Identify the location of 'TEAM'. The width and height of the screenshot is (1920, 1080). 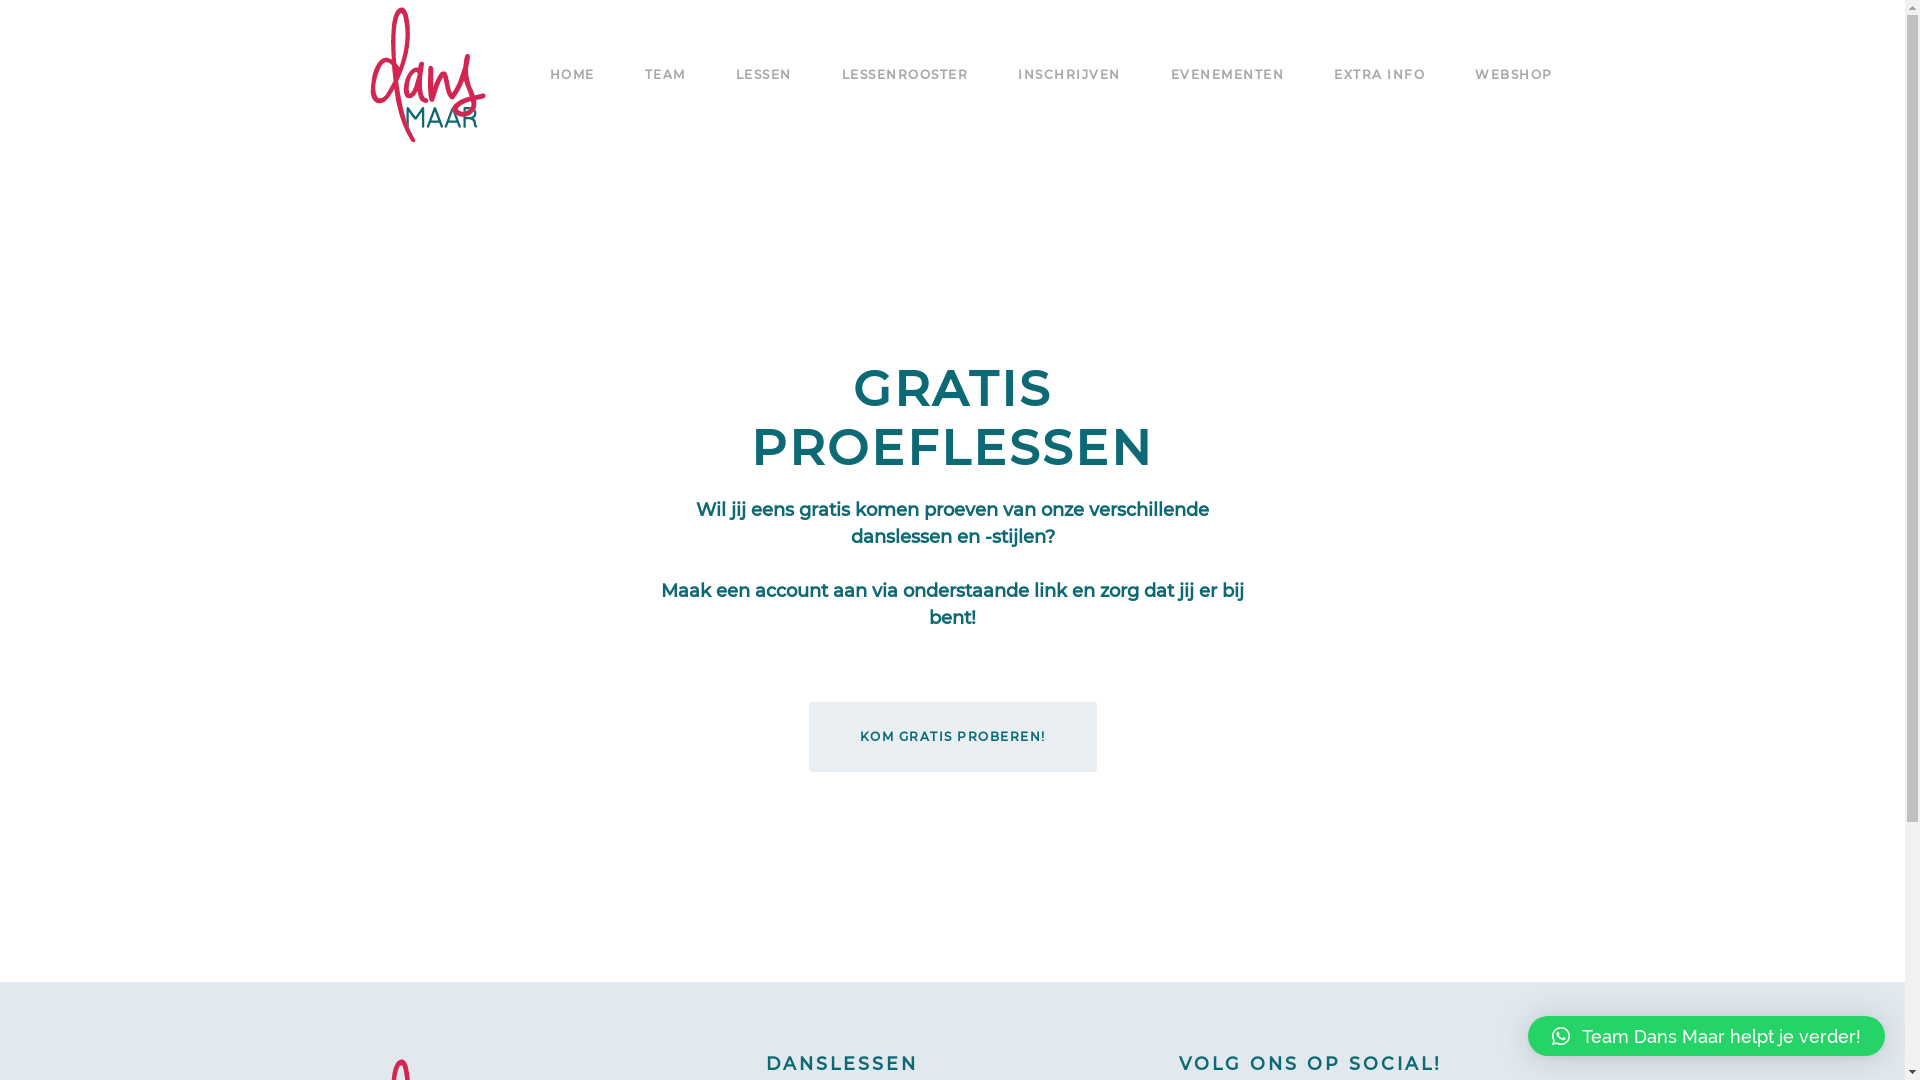
(664, 73).